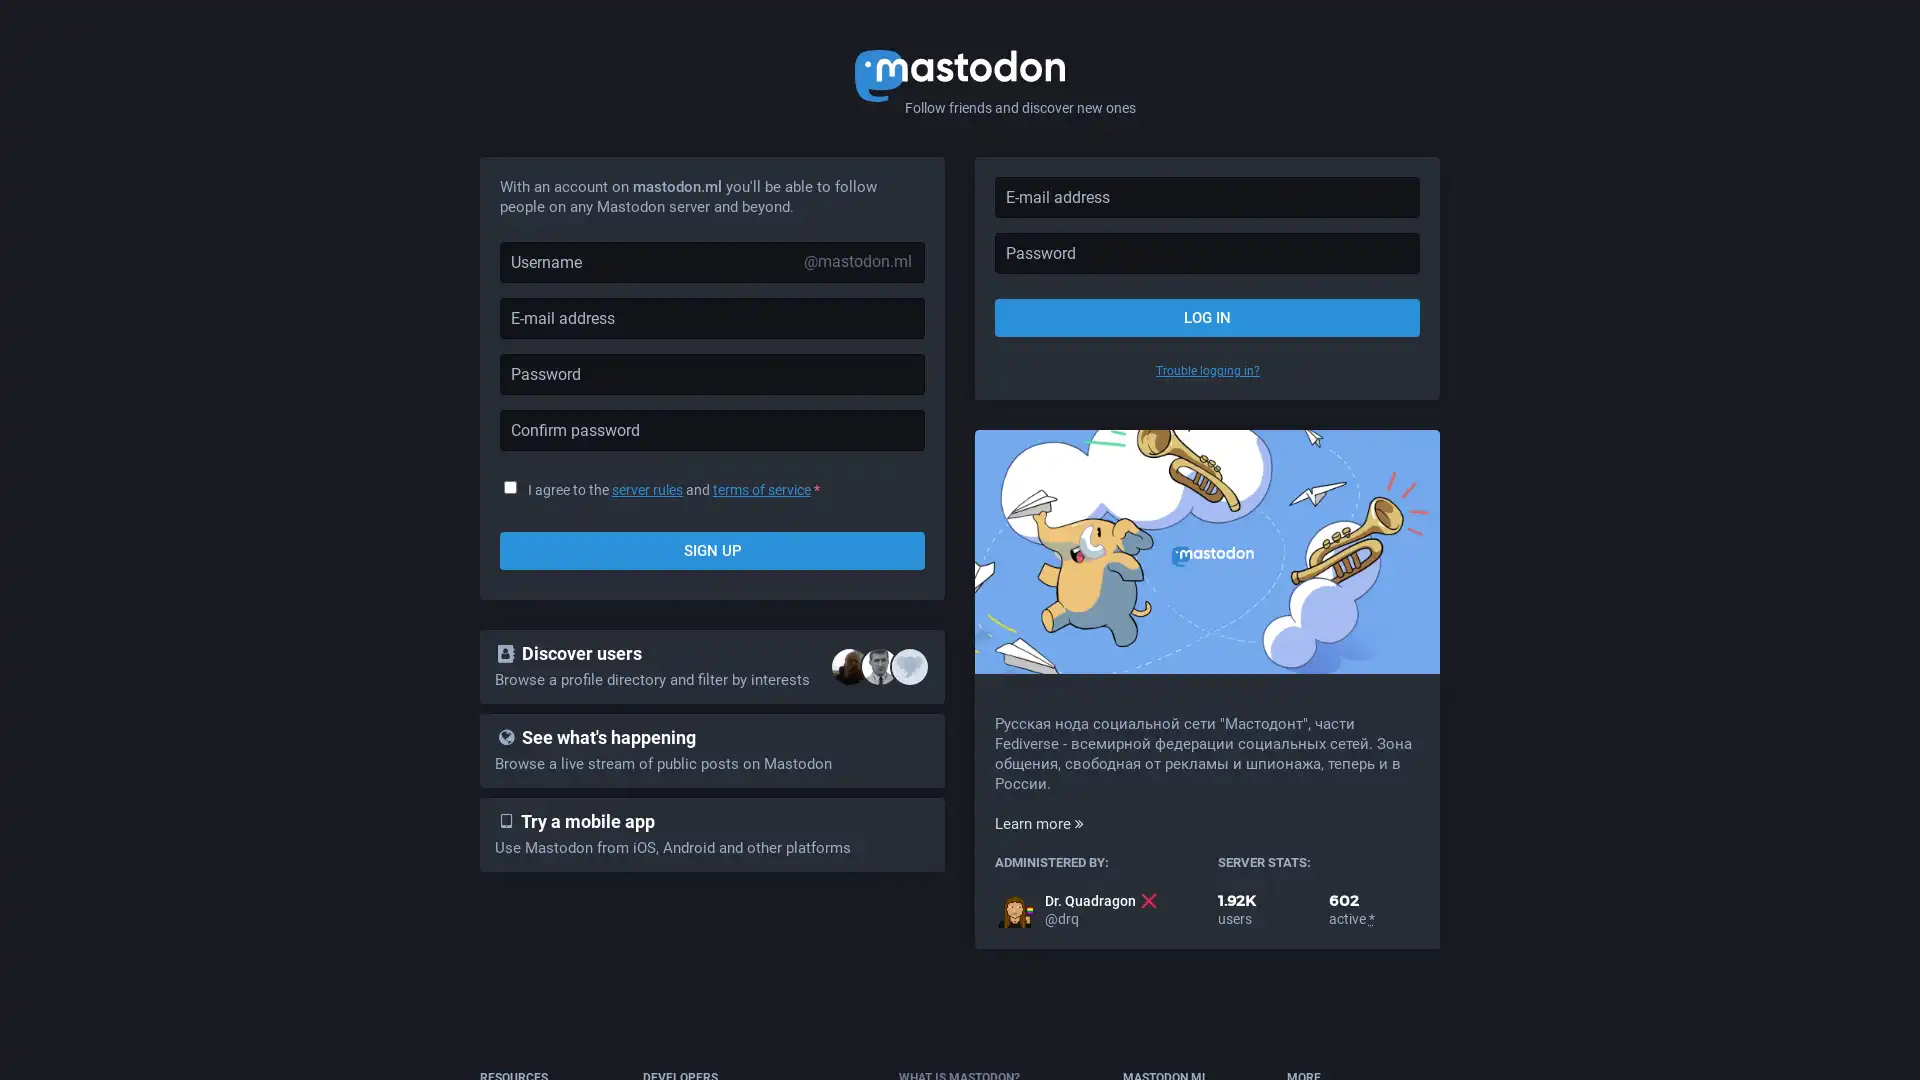  Describe the element at coordinates (1206, 316) in the screenshot. I see `LOG IN` at that location.